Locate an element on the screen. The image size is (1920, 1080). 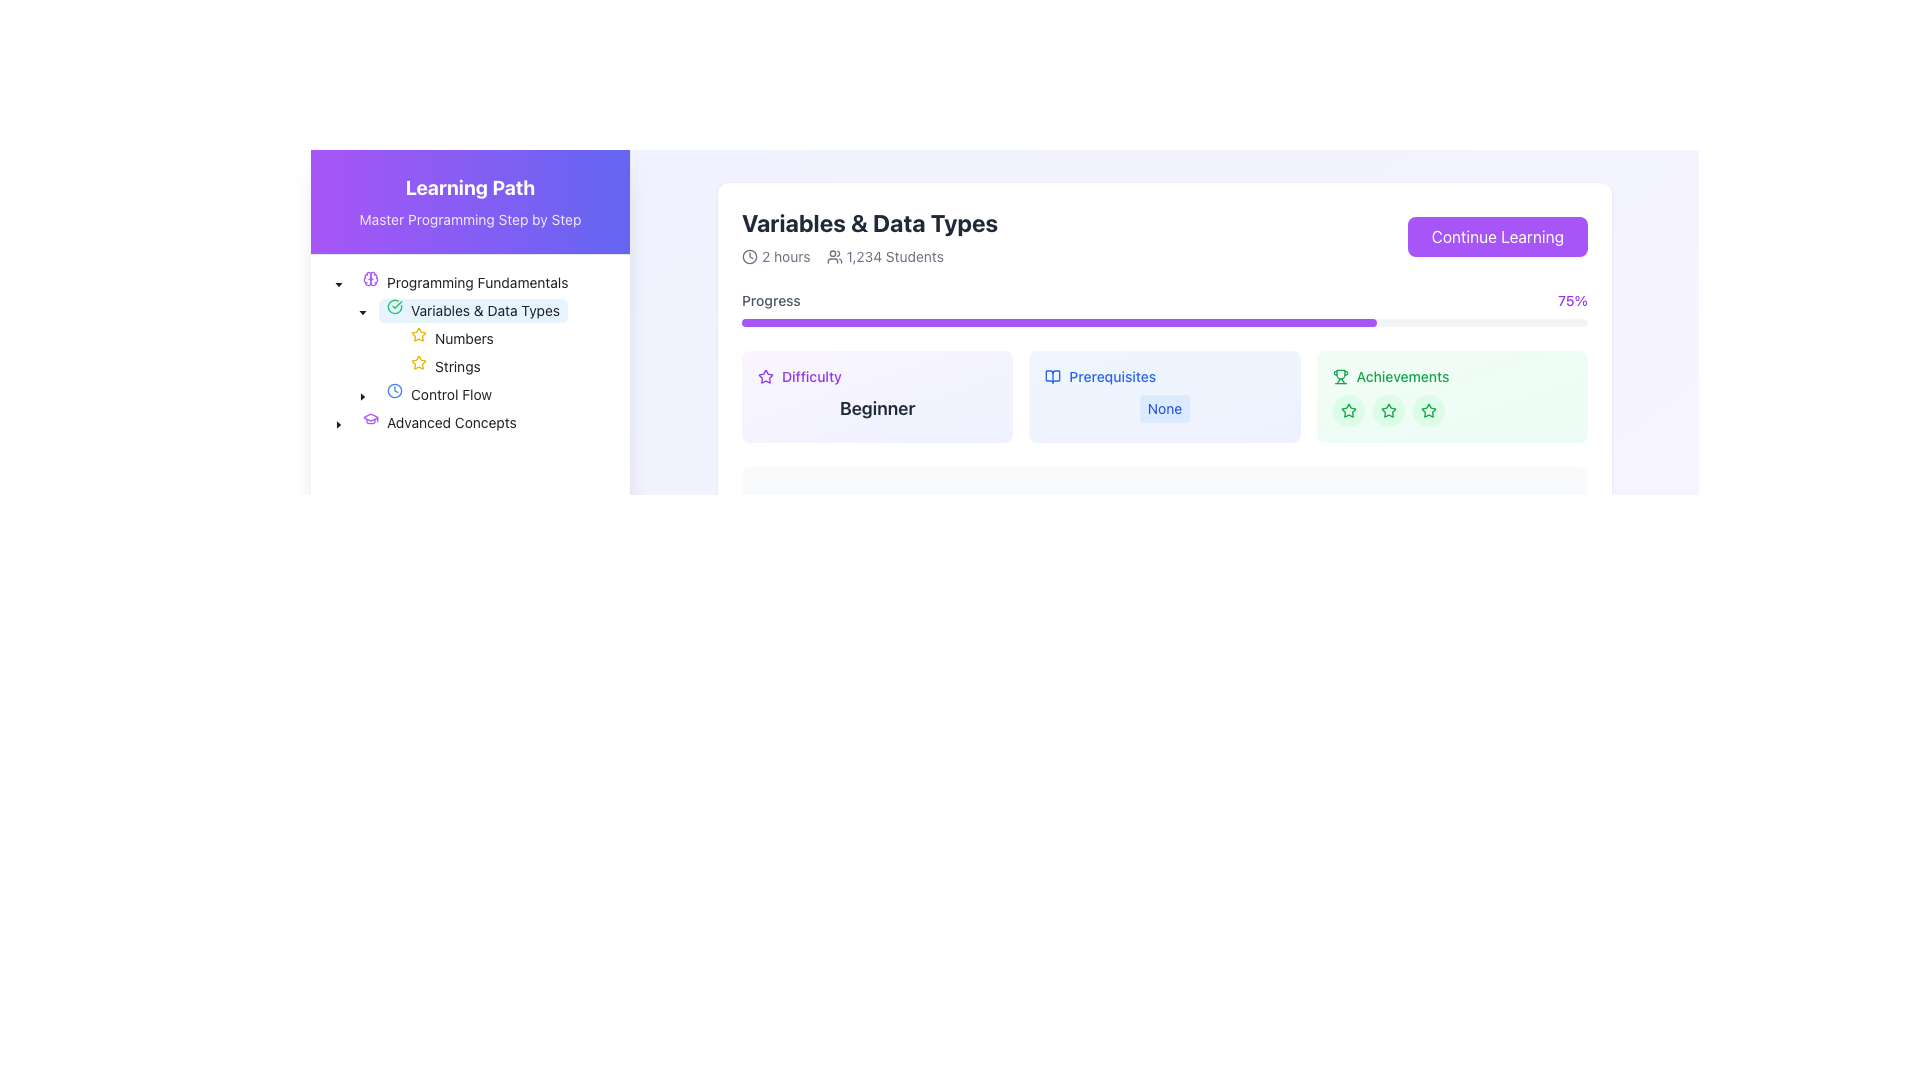
on the tree node labeled 'Variables & Data Types' with a green checkmark is located at coordinates (472, 311).